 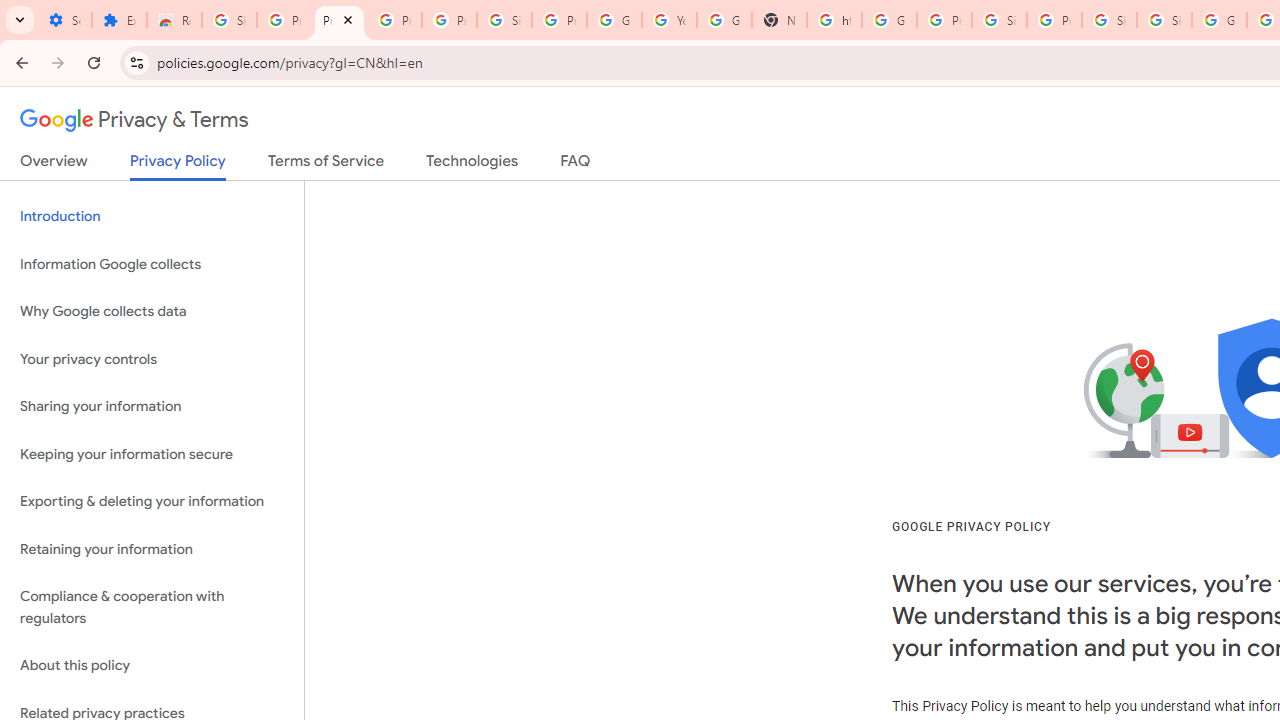 I want to click on 'Introduction', so click(x=151, y=217).